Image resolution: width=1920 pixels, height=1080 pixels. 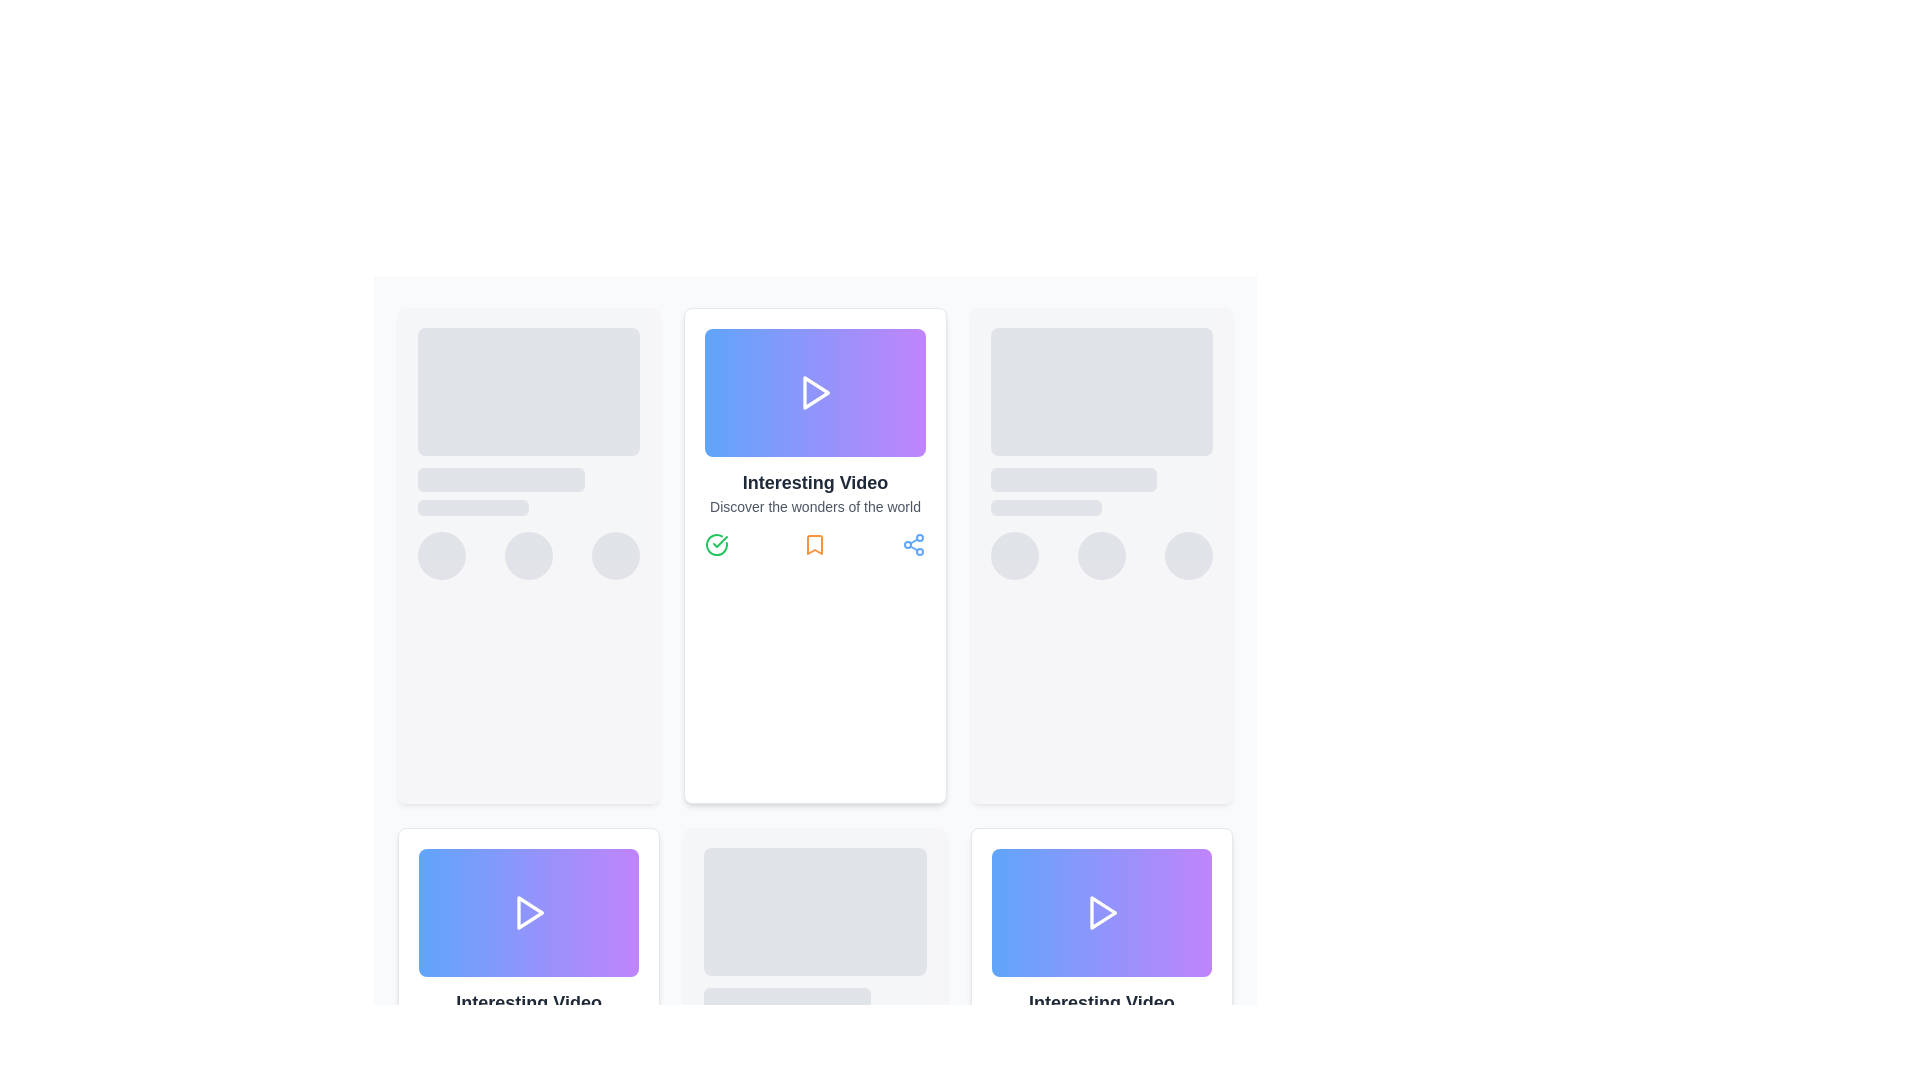 What do you see at coordinates (530, 913) in the screenshot?
I see `the play button icon, which is an SVG-based triangular arrow pointing to the right, styled with a white fill on a circular gradient background, to play the video` at bounding box center [530, 913].